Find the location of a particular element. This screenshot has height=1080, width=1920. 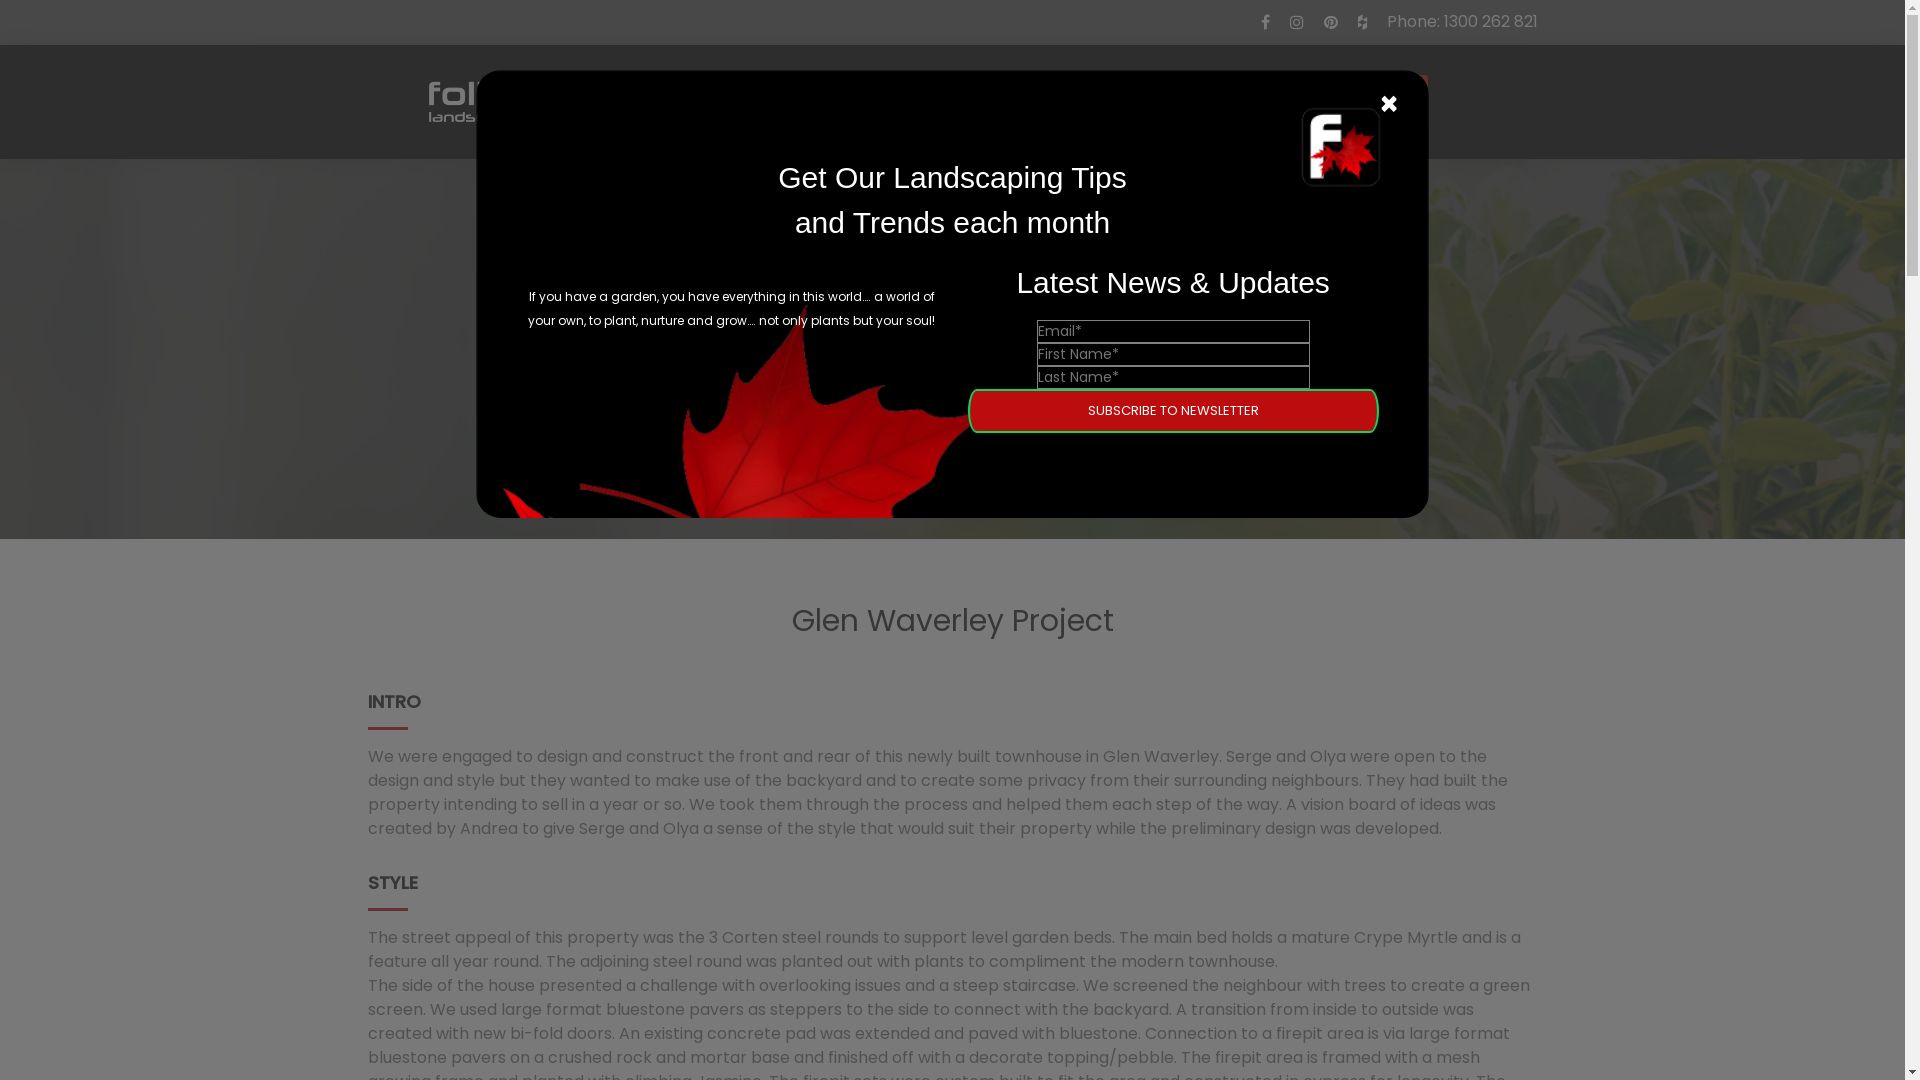

'REQUEST A QUOTE' is located at coordinates (1223, 101).